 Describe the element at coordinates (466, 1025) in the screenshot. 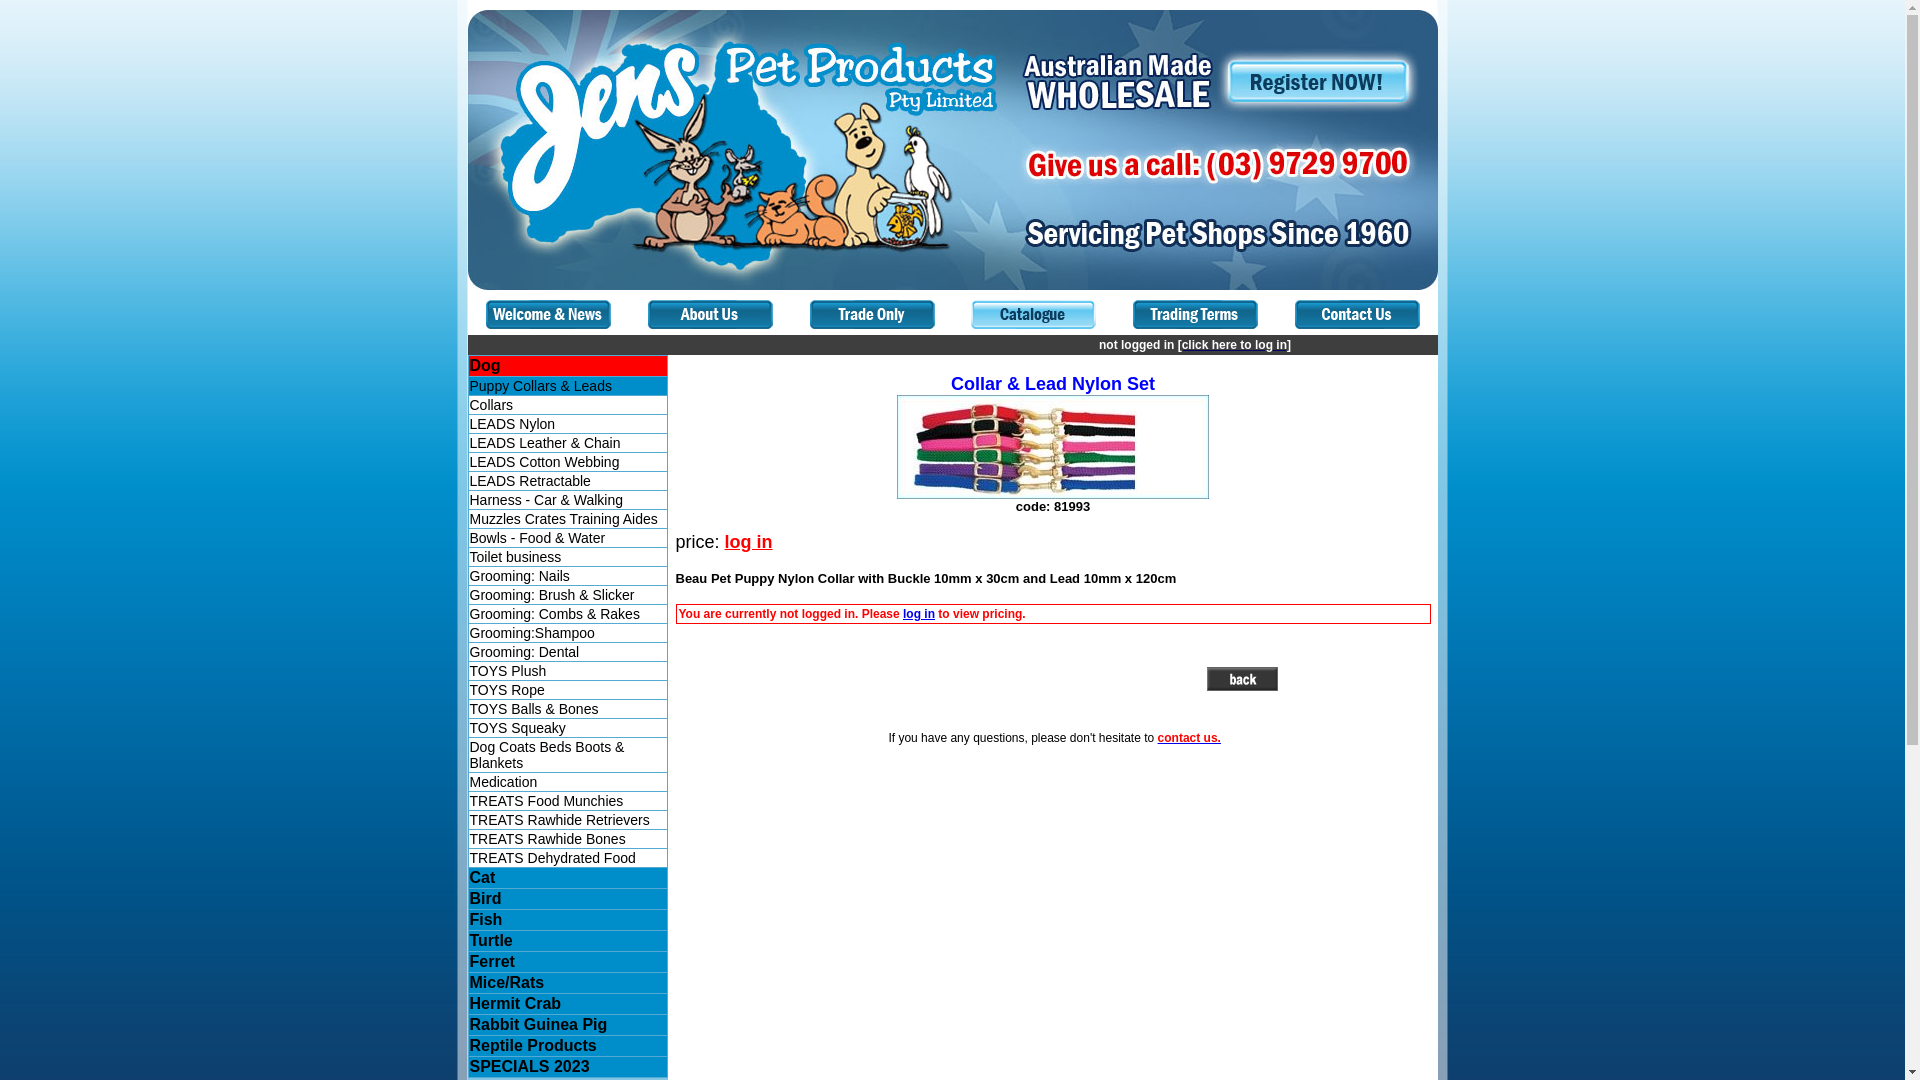

I see `'Rabbit Guinea Pig'` at that location.